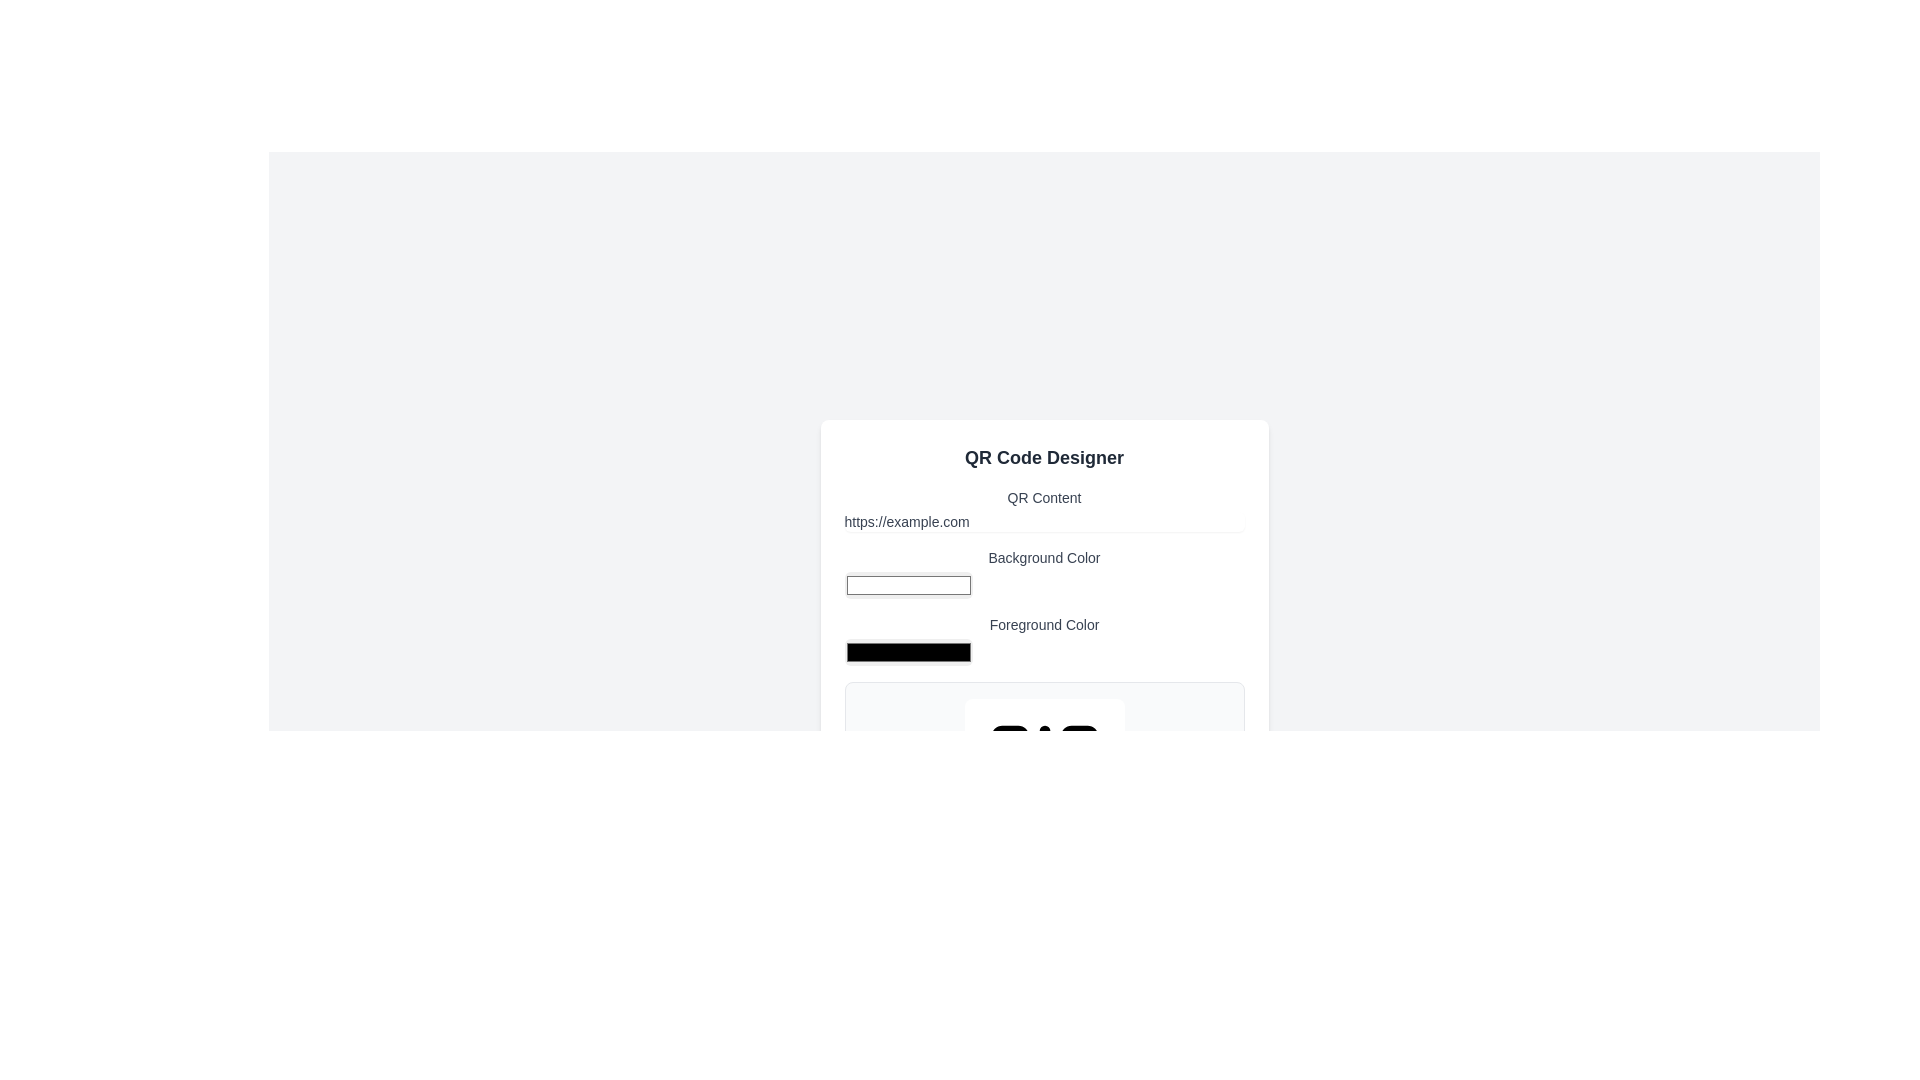 This screenshot has width=1920, height=1080. Describe the element at coordinates (1078, 744) in the screenshot. I see `the second square in the first row of the QR code representation, which is part of a group of small graphical squares` at that location.